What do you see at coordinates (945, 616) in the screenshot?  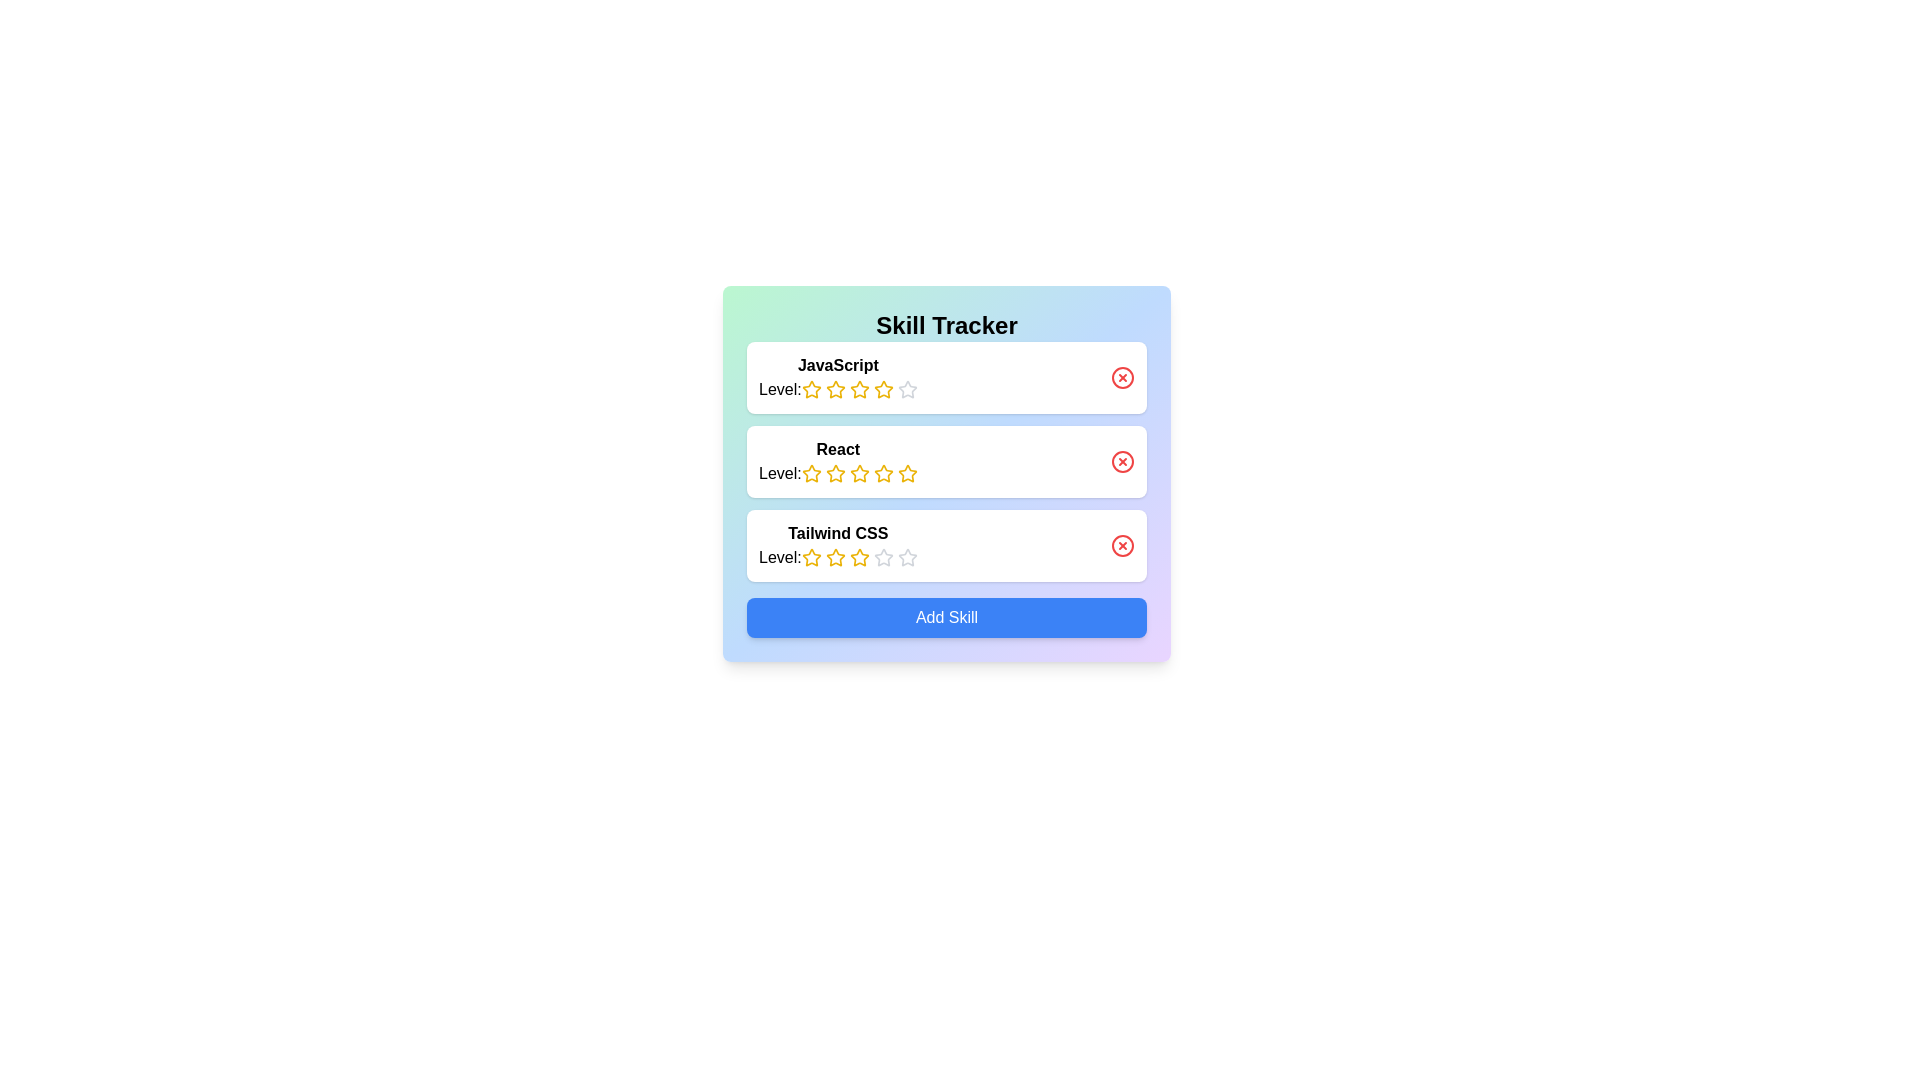 I see `'Add Skill' button to add a new skill entry` at bounding box center [945, 616].